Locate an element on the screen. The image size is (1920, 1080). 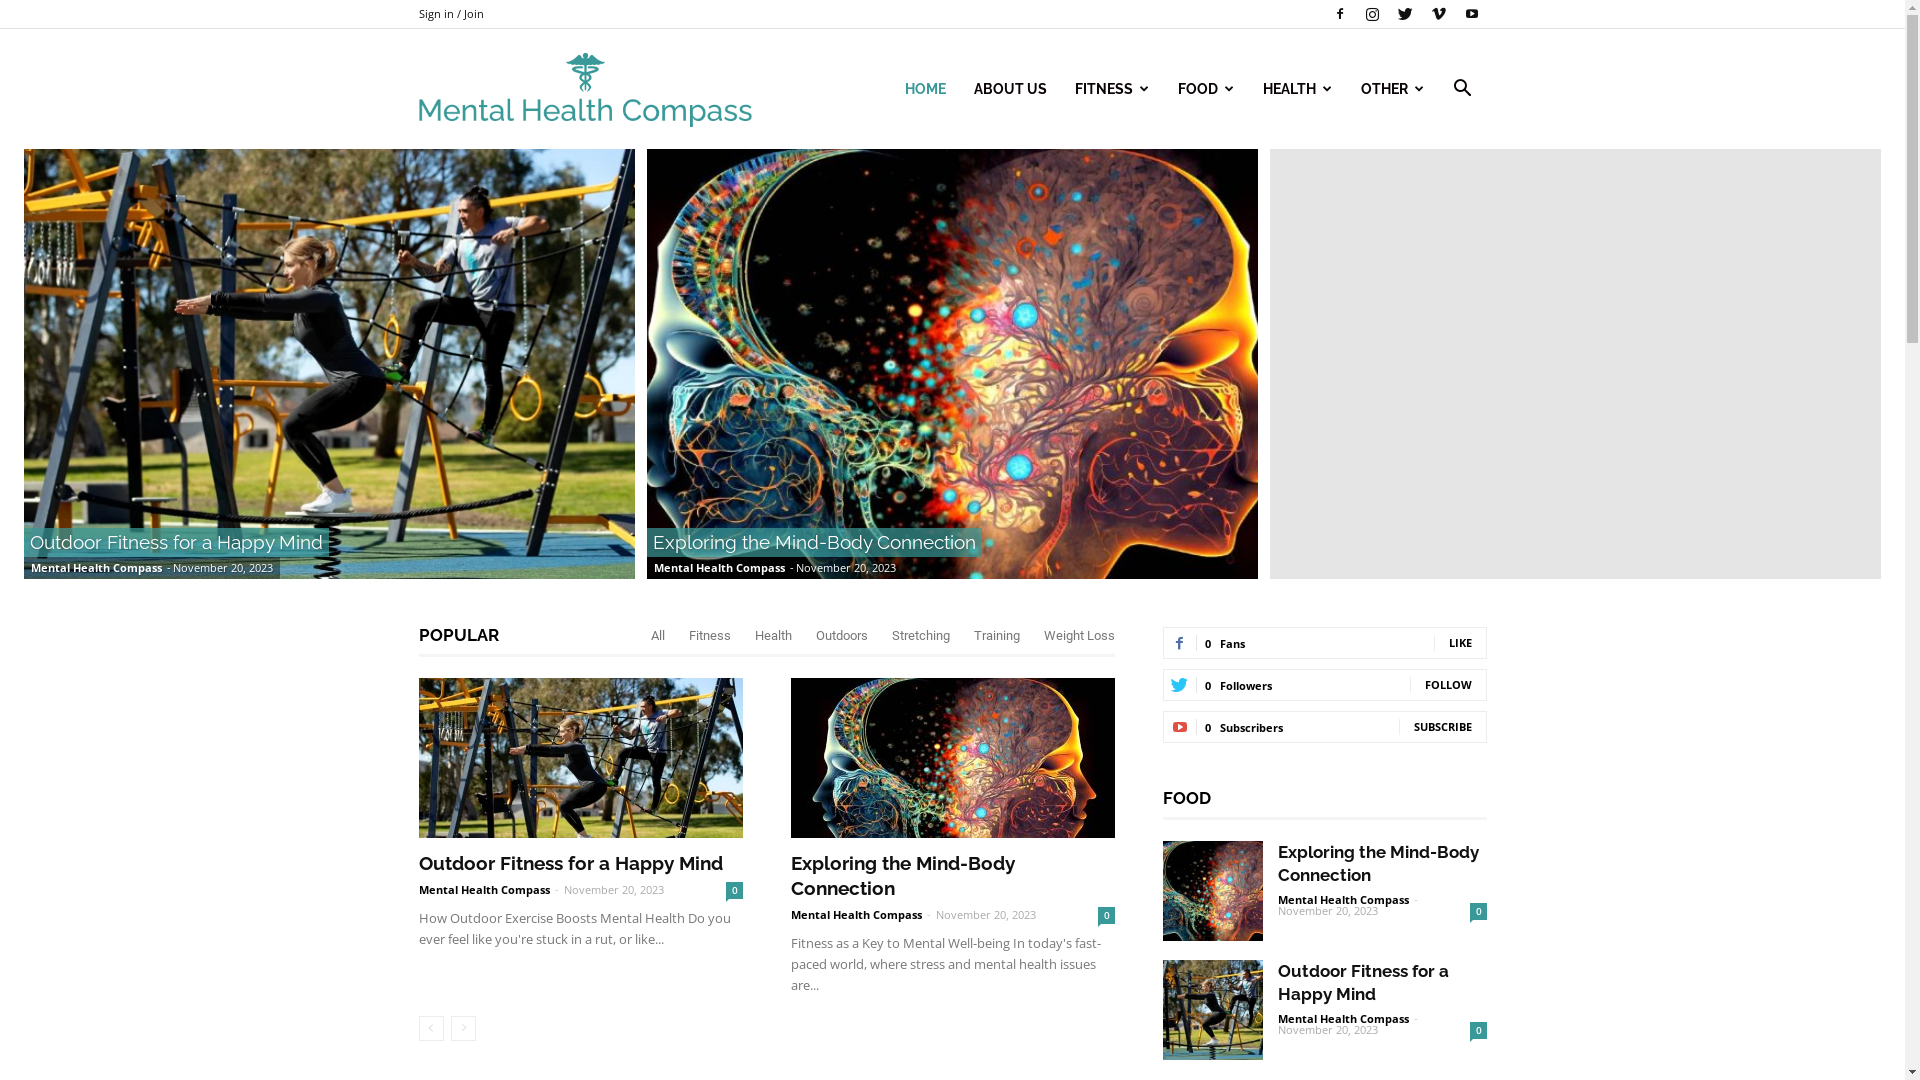
'HEALTH' is located at coordinates (1296, 87).